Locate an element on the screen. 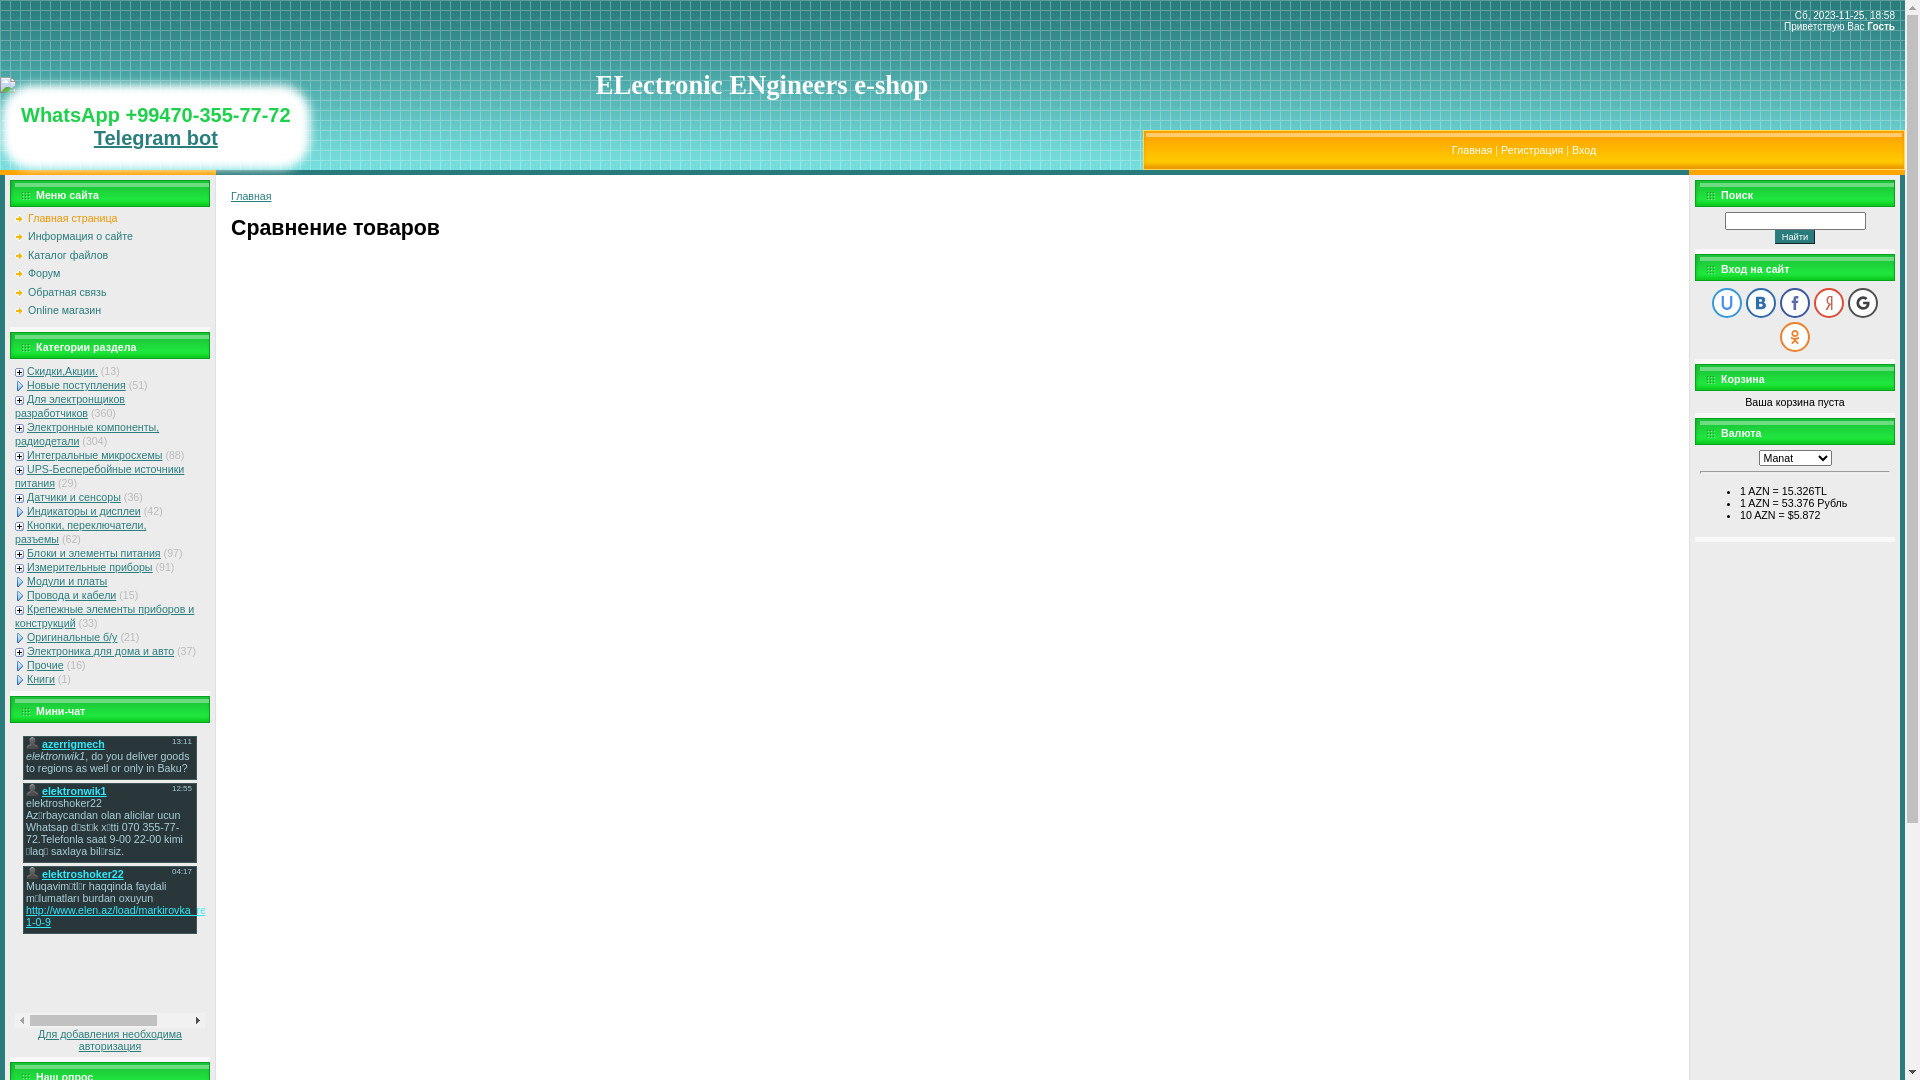 This screenshot has height=1080, width=1920. 'Telegram bot' is located at coordinates (155, 137).